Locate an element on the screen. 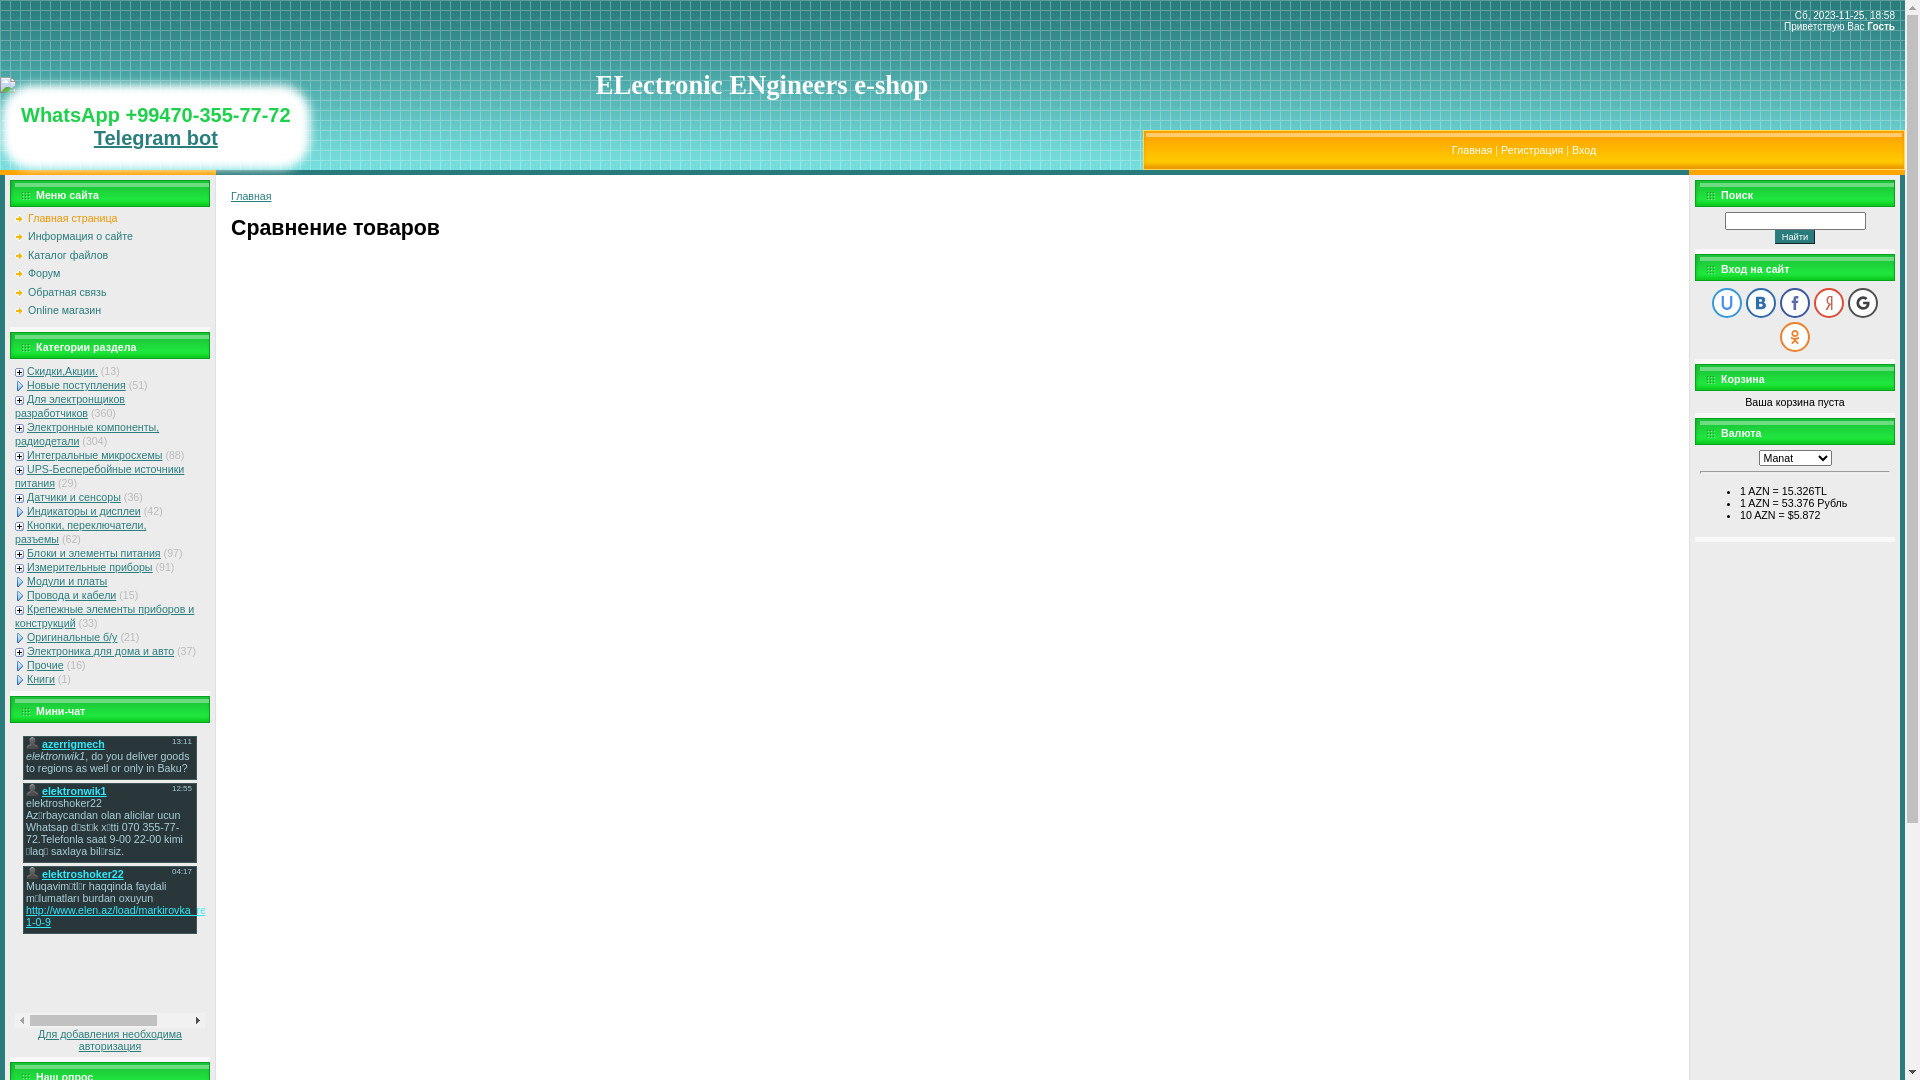 This screenshot has height=1080, width=1920. 'Telegram bot' is located at coordinates (155, 137).